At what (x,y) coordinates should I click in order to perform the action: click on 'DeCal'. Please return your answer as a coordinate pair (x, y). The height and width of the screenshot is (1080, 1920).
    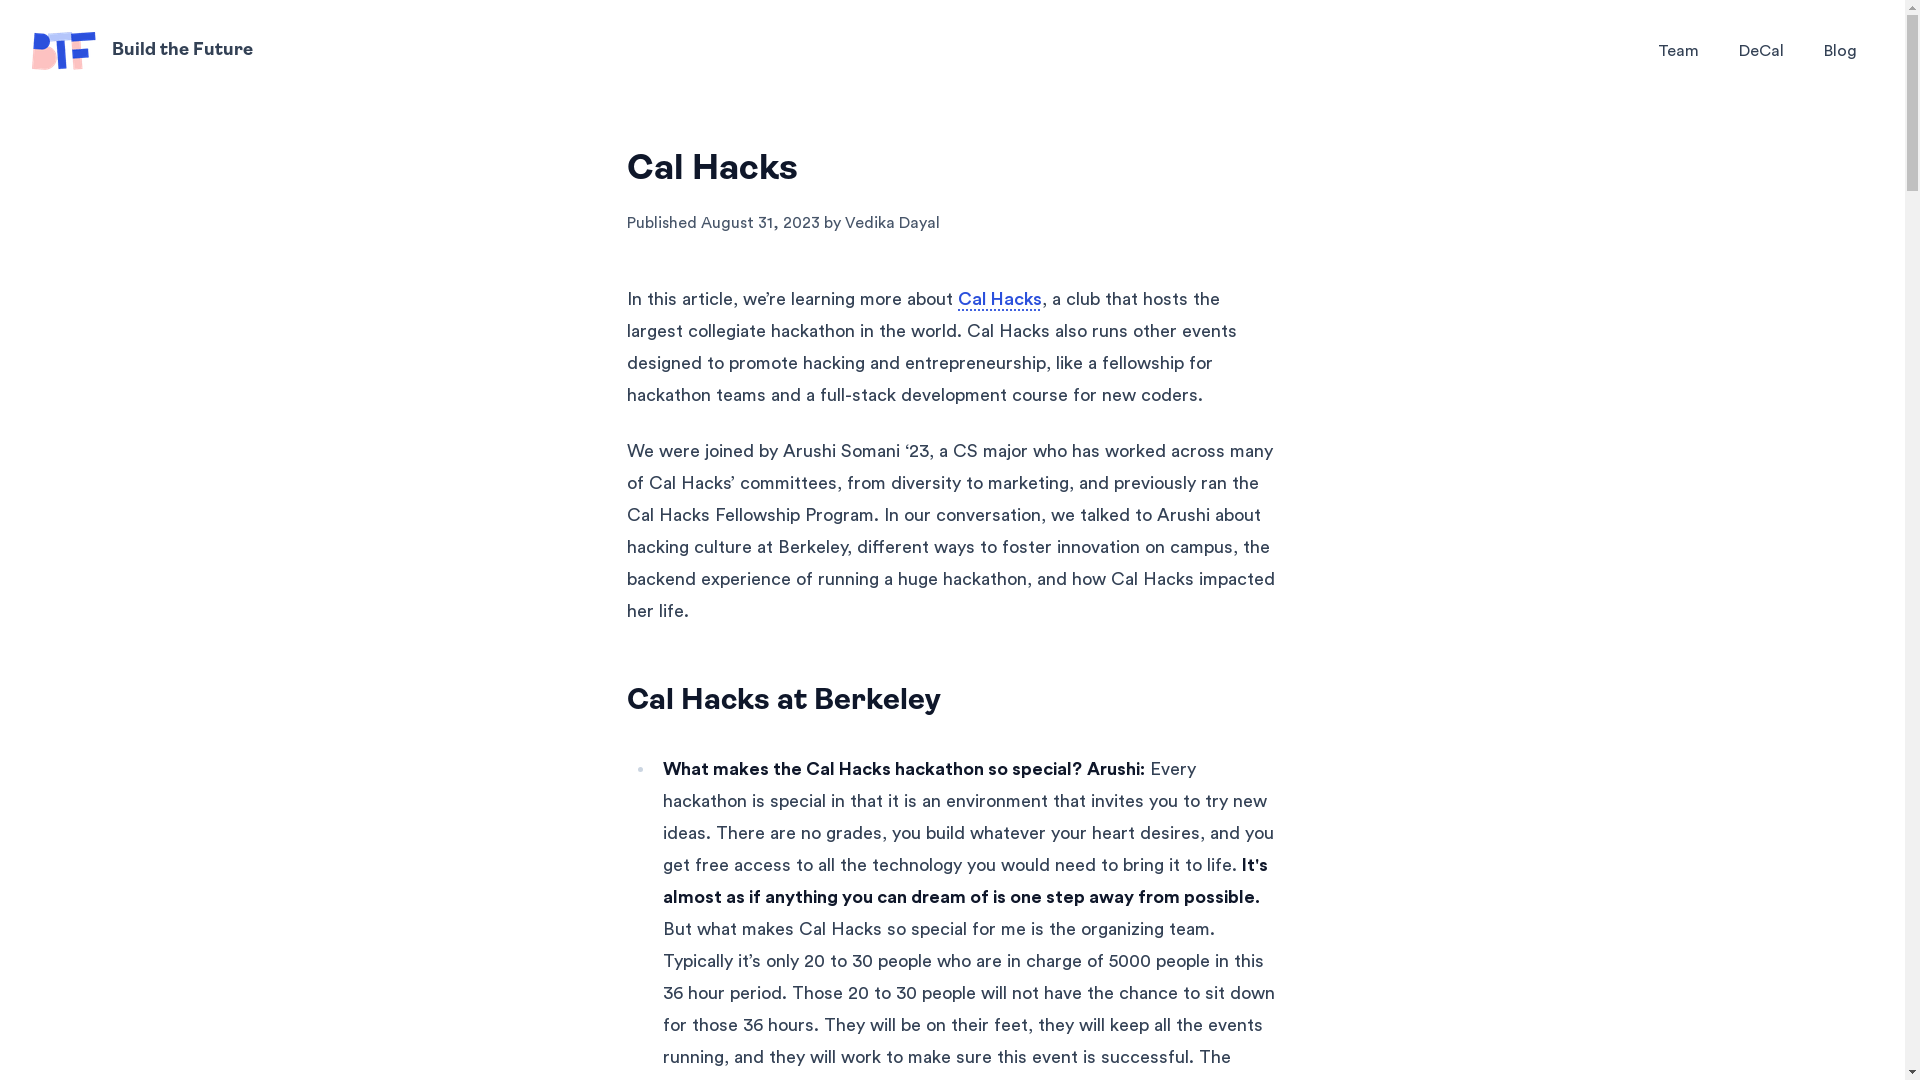
    Looking at the image, I should click on (1761, 49).